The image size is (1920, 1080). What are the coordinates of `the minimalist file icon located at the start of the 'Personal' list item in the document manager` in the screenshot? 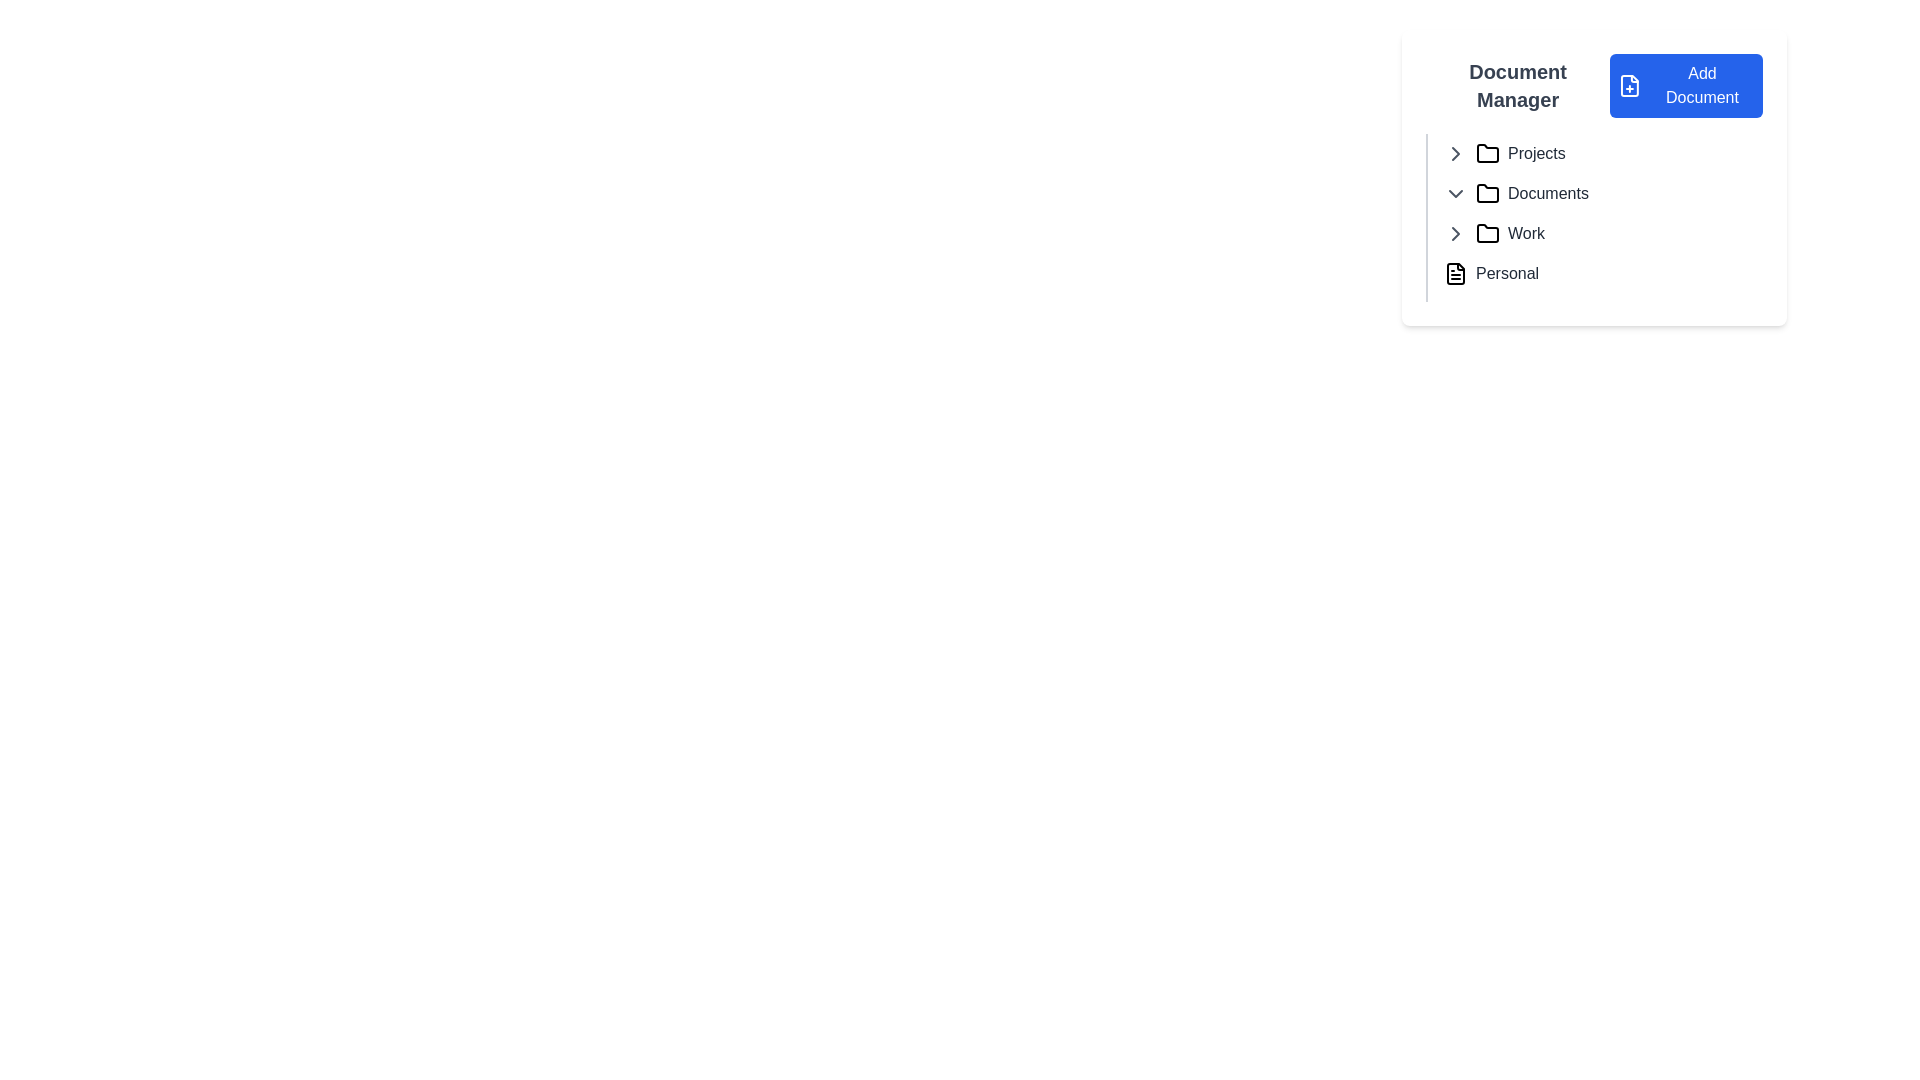 It's located at (1455, 273).